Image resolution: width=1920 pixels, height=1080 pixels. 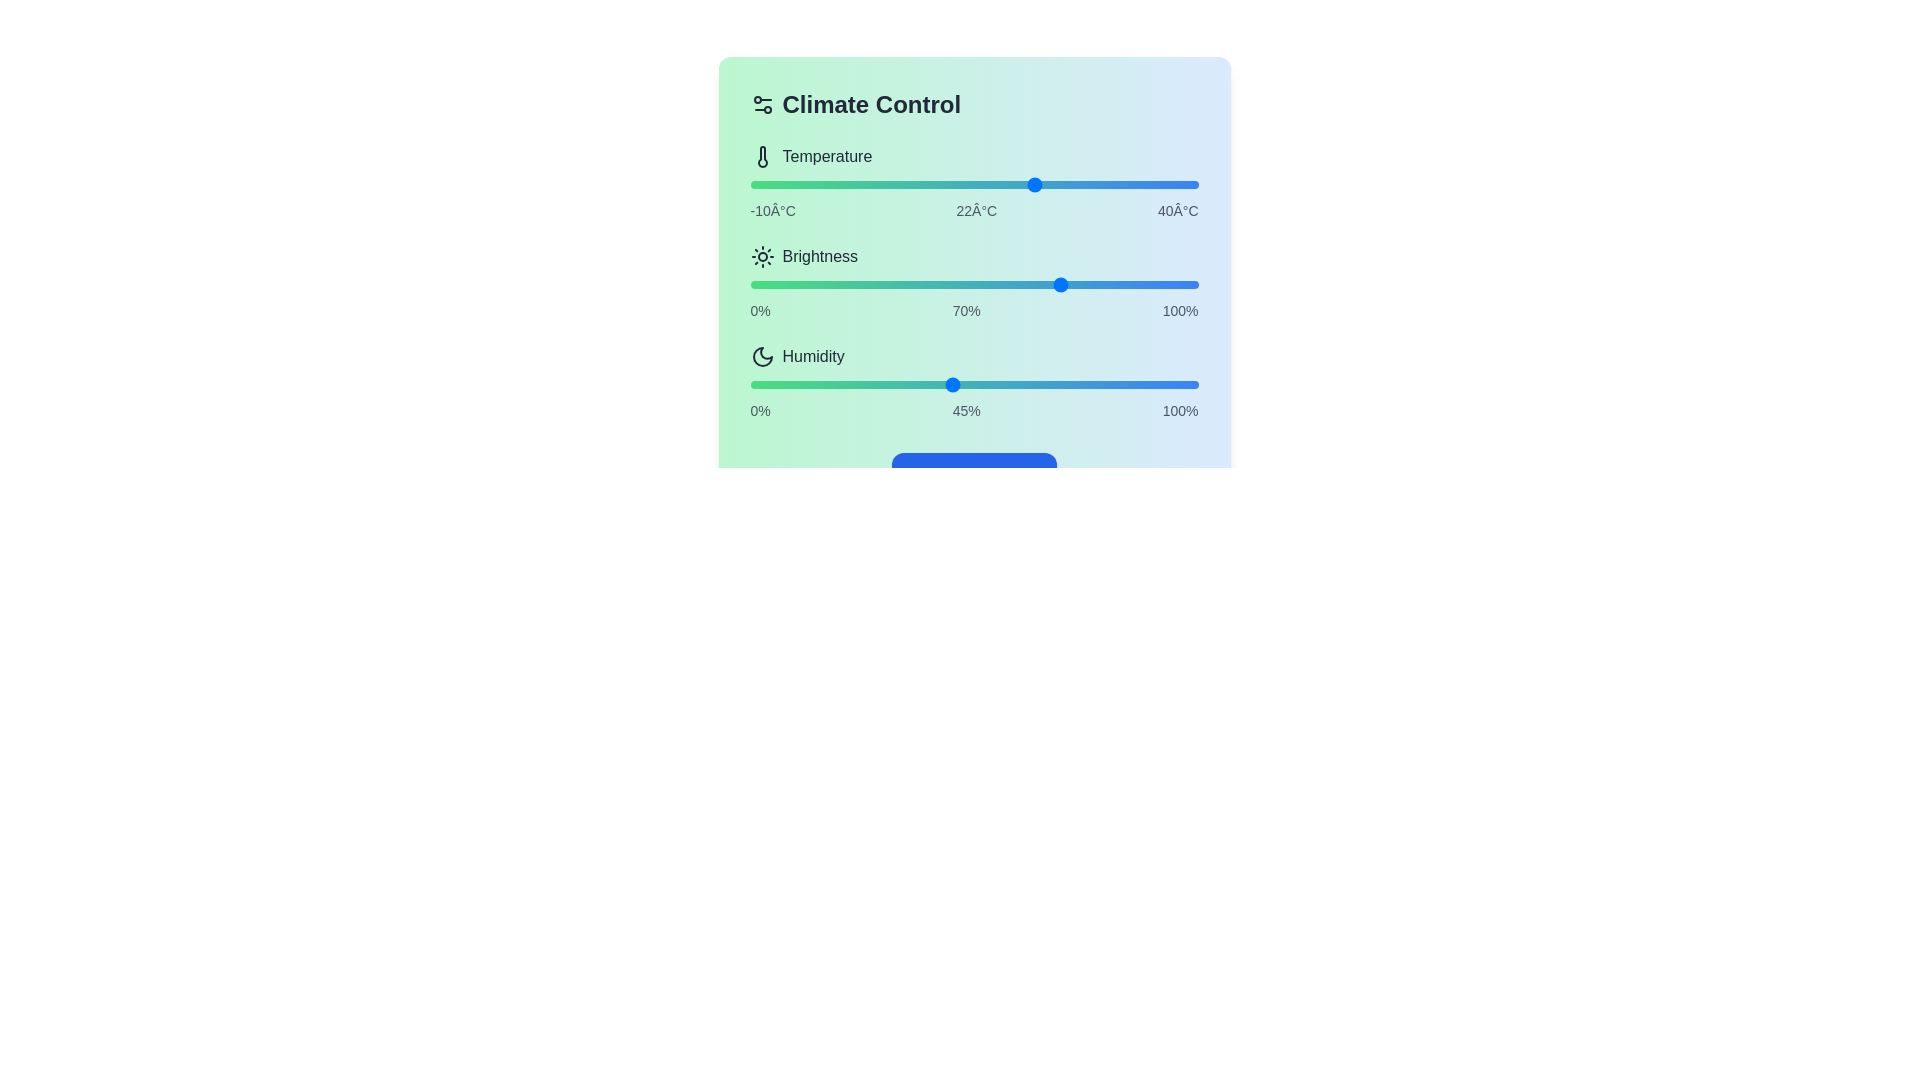 What do you see at coordinates (974, 211) in the screenshot?
I see `the Text Label displaying the temperature values '-10°C, 22°C, and 40°C' located below the 'Temperature' heading in the 'Climate Control' section` at bounding box center [974, 211].